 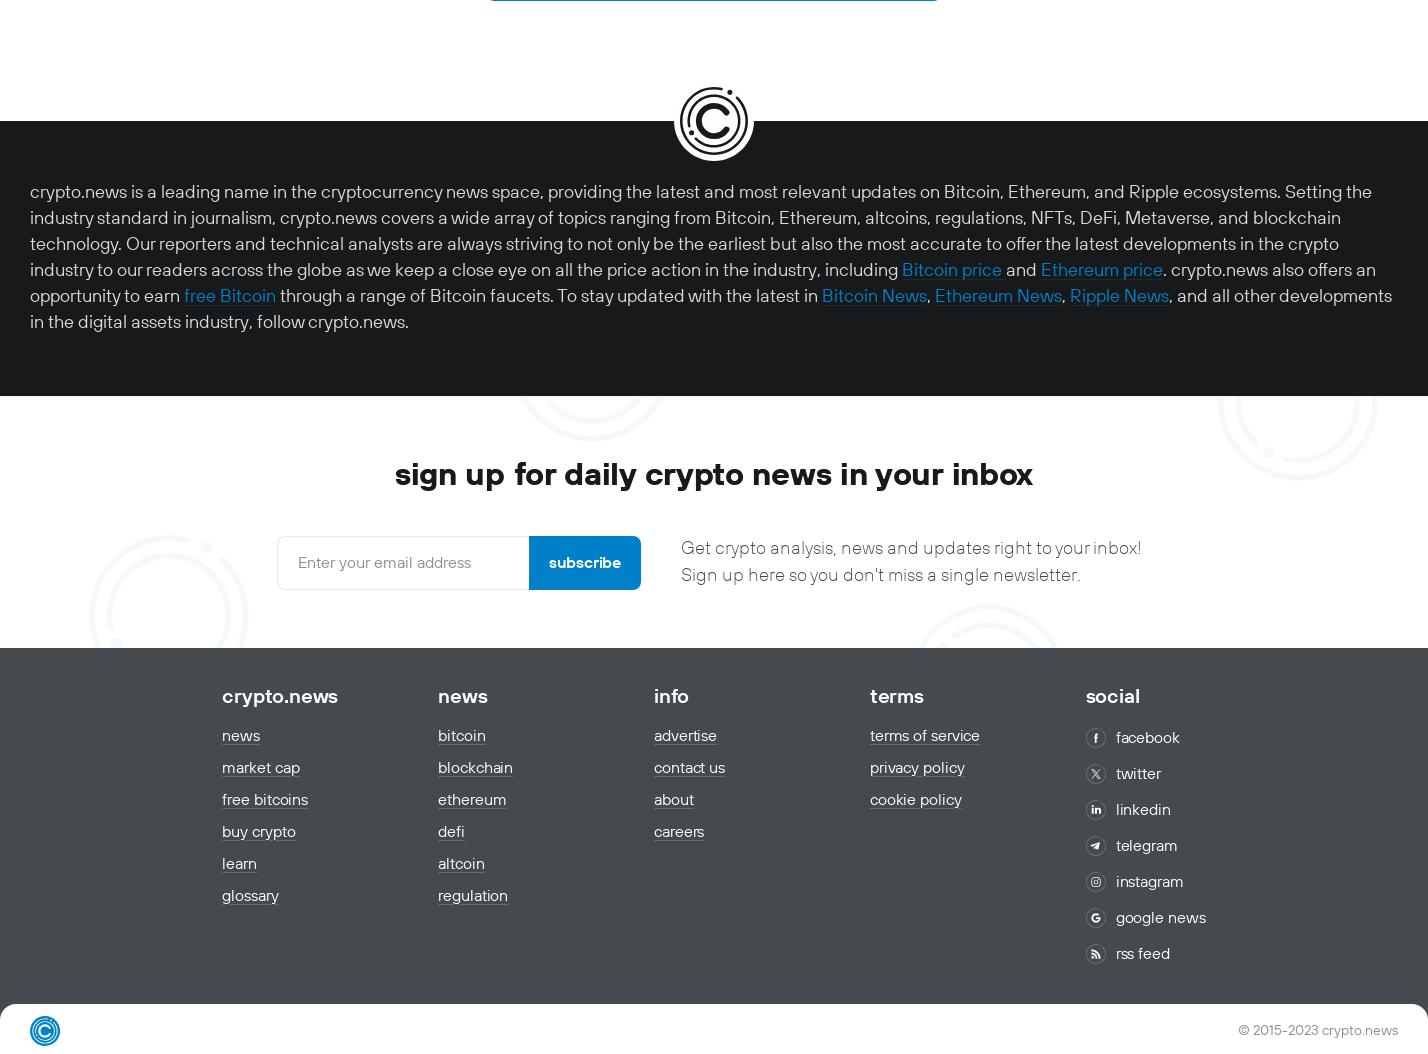 I want to click on 'Market Cap', so click(x=260, y=766).